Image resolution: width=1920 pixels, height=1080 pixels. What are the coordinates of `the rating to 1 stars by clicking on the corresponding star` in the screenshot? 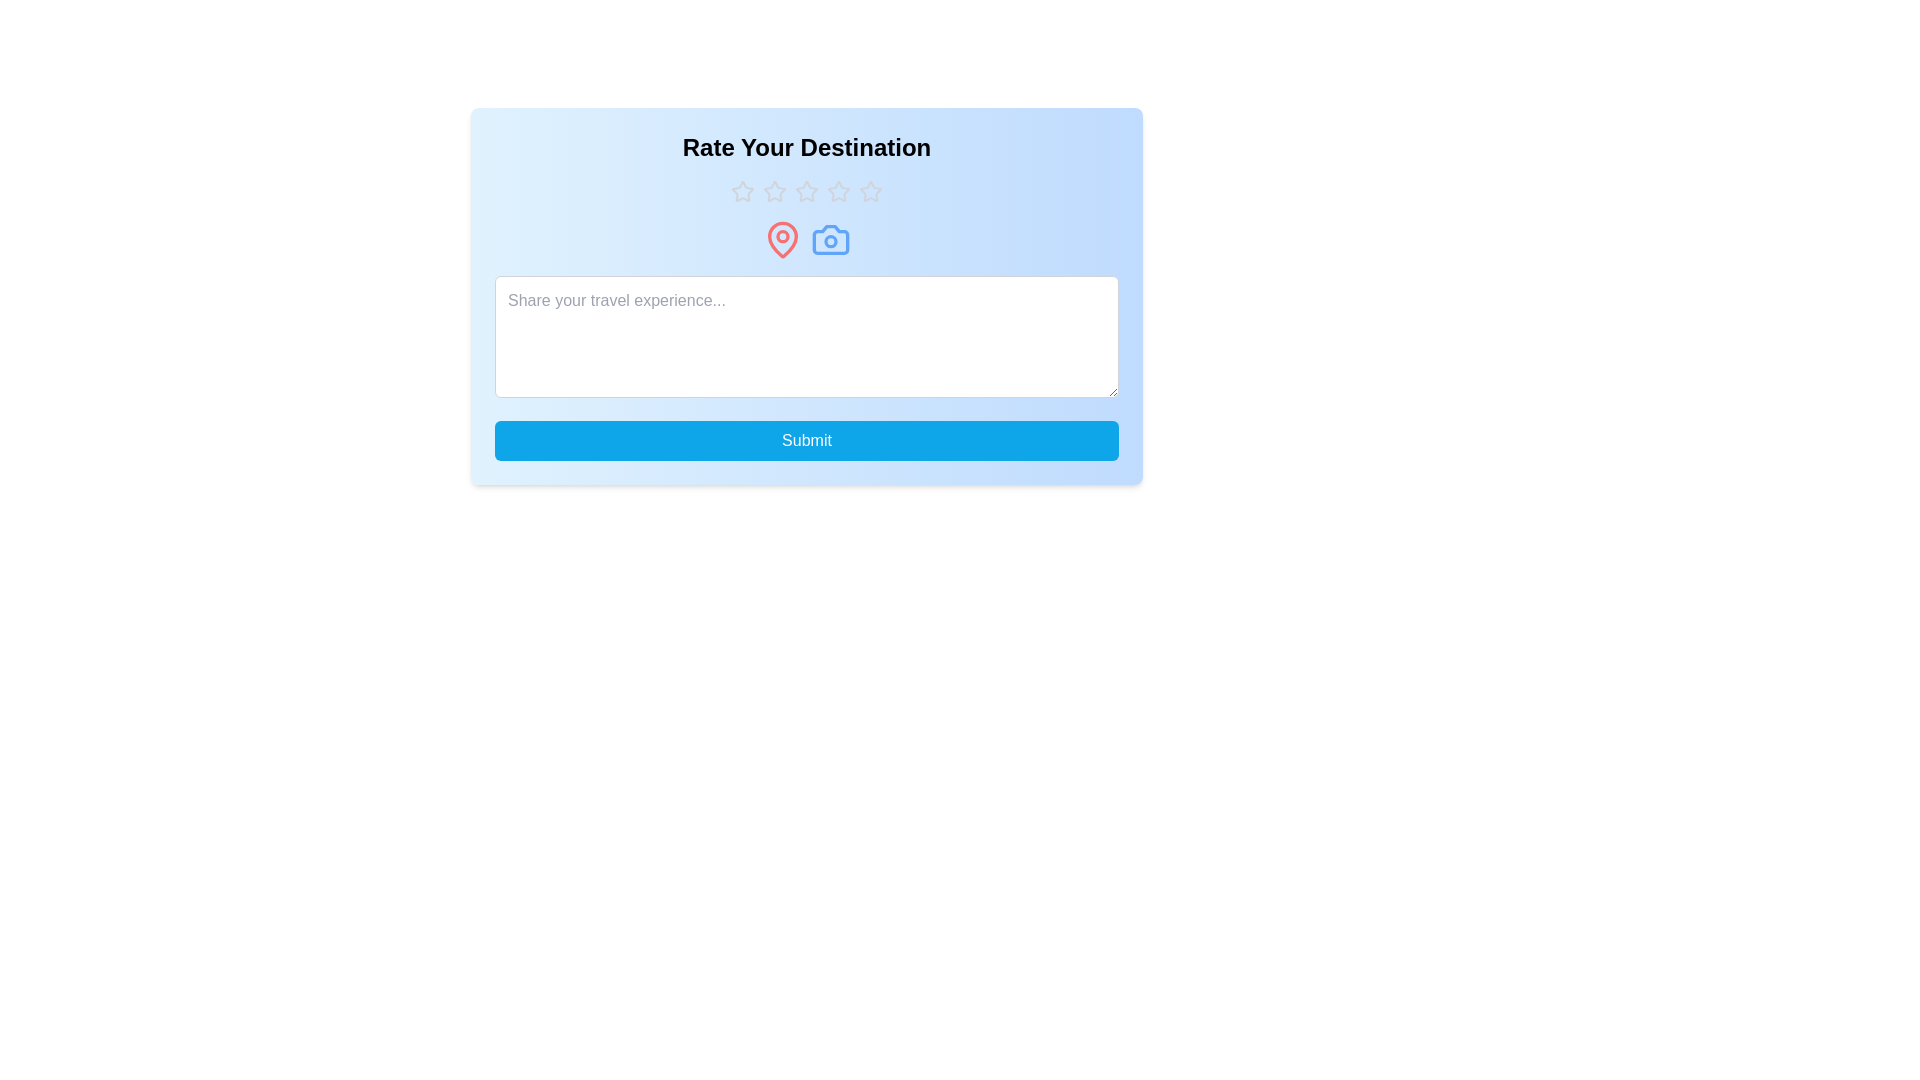 It's located at (742, 192).